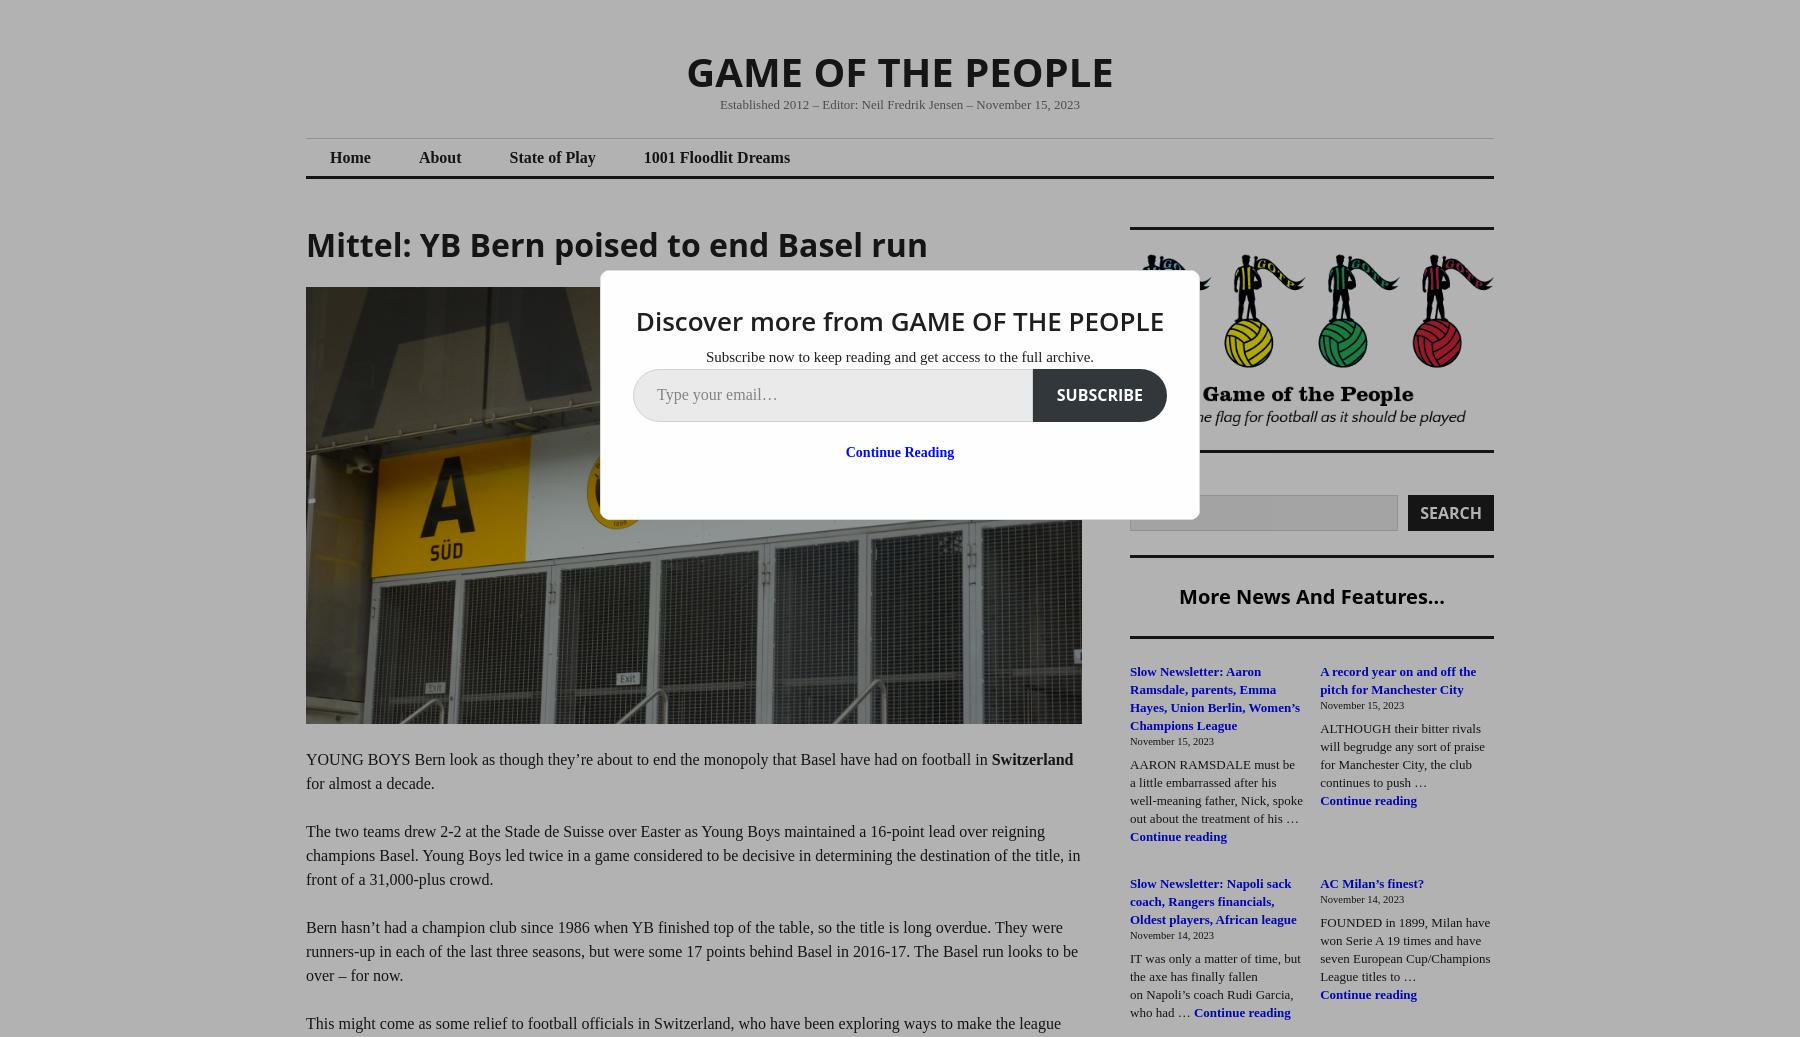 The height and width of the screenshot is (1037, 1800). What do you see at coordinates (692, 855) in the screenshot?
I see `'The two teams drew 2-2 at the Stade de Suisse over Easter as Young Boys maintained a 16-point lead over reigning champions Basel. Young Boys led twice in a game considered to be decisive in determining the destination of the title, in front of a 31,000-plus crowd.'` at bounding box center [692, 855].